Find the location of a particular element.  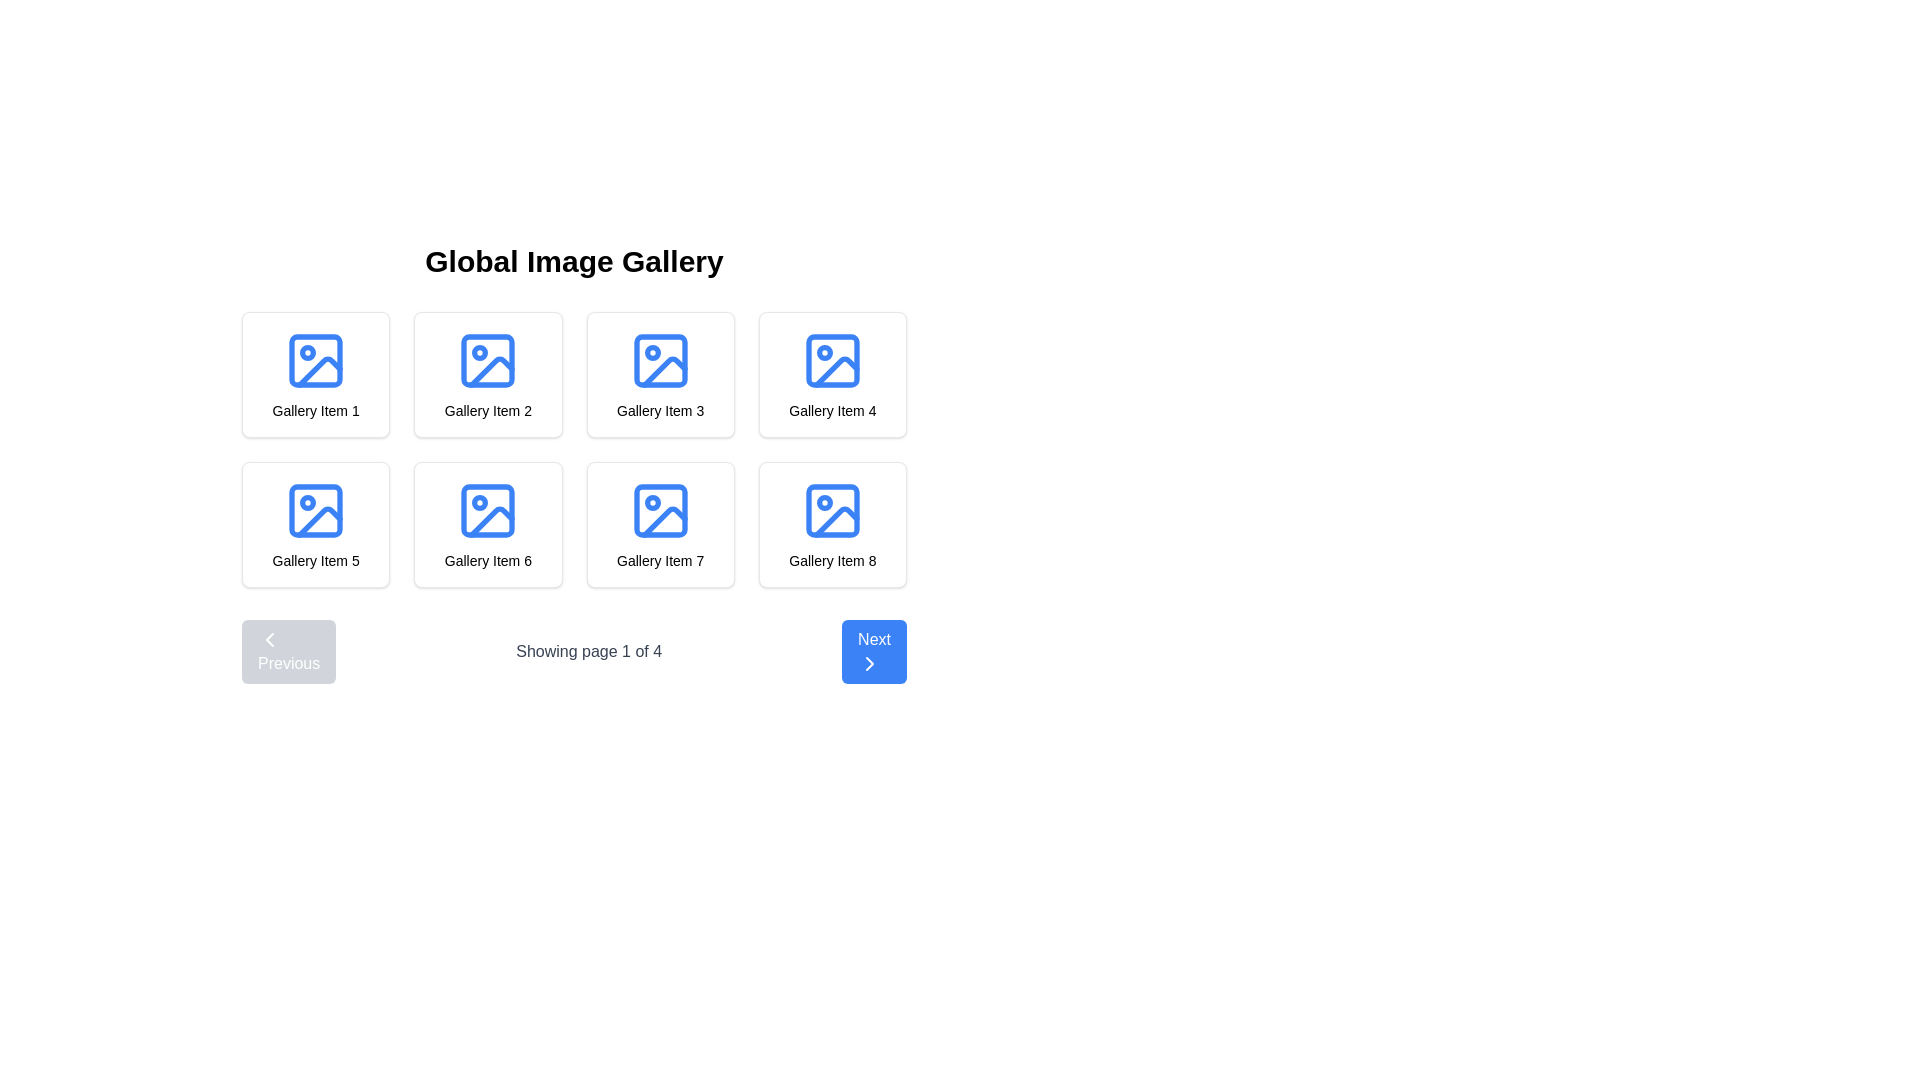

the small circular icon located inside 'Gallery Item 3' thumbnail, positioned near the top-left corner of the icon is located at coordinates (652, 352).